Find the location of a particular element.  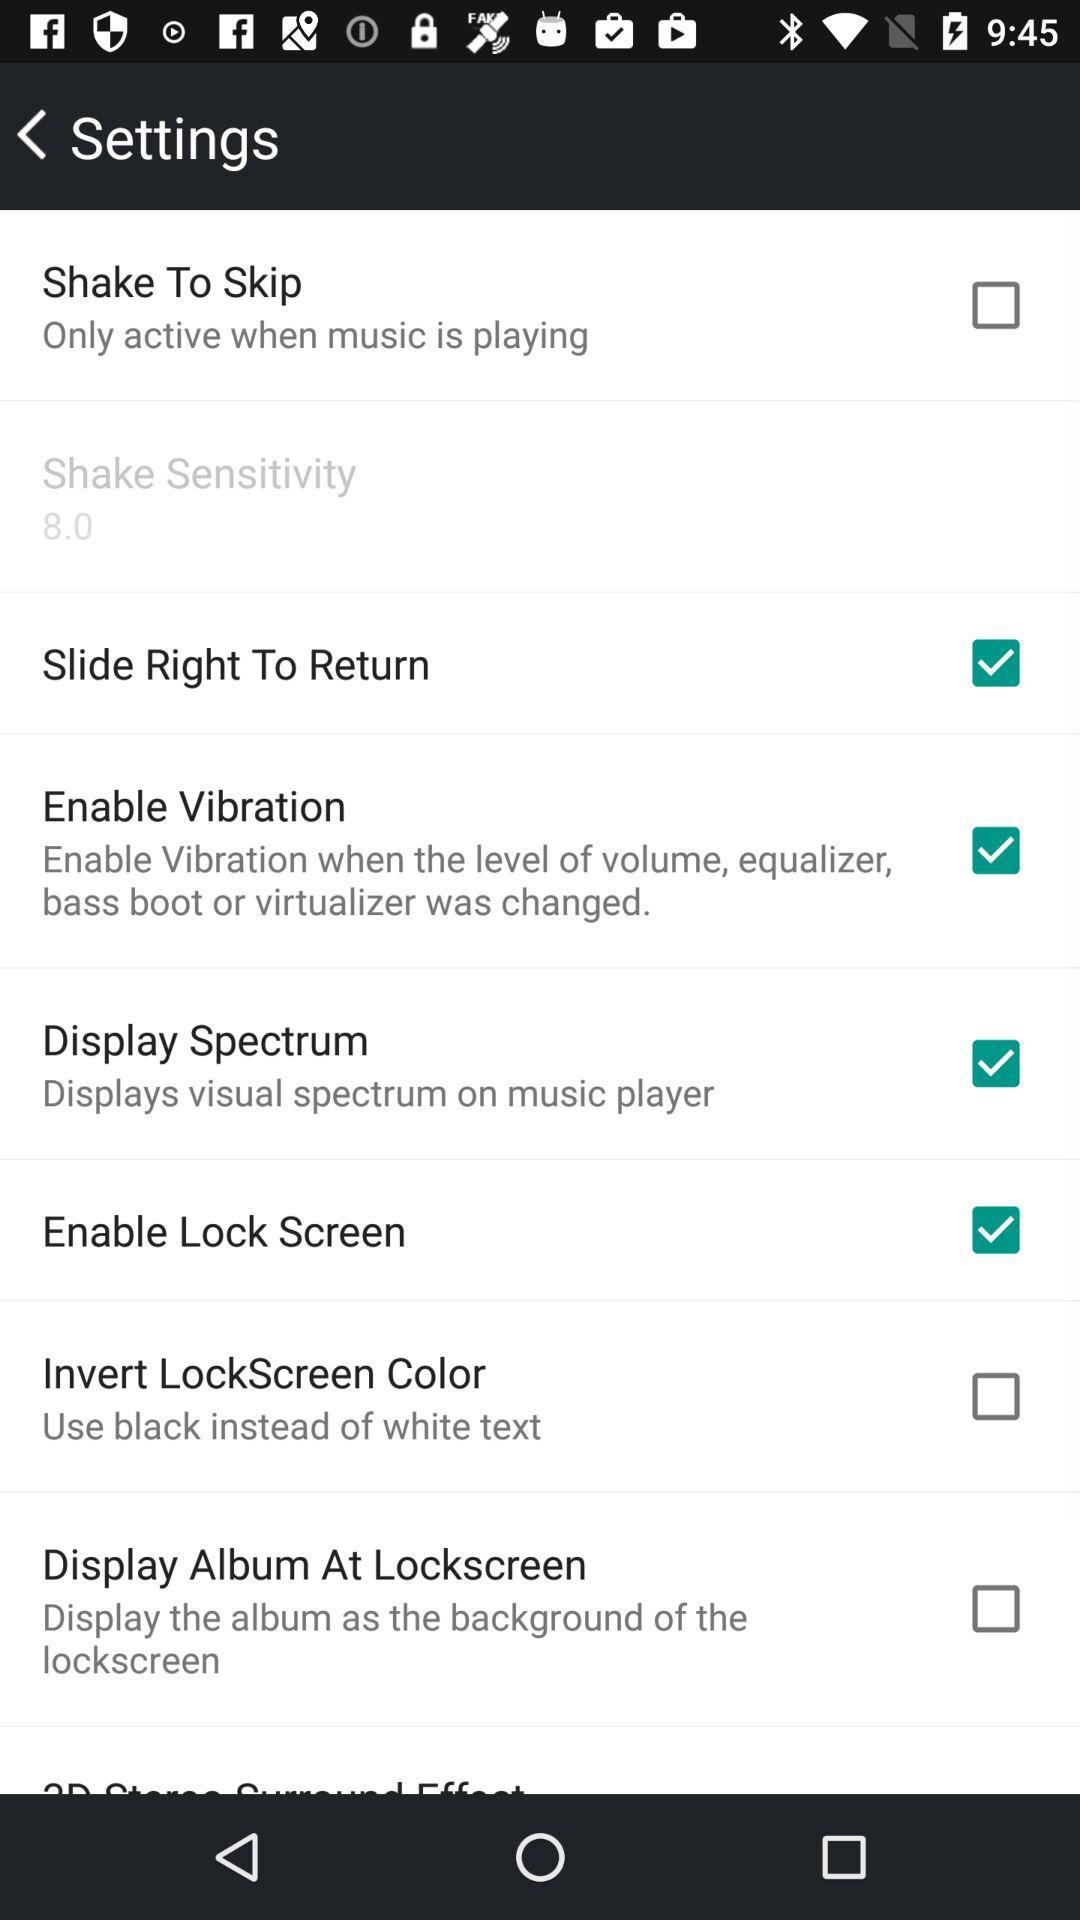

the item above only active when icon is located at coordinates (171, 279).